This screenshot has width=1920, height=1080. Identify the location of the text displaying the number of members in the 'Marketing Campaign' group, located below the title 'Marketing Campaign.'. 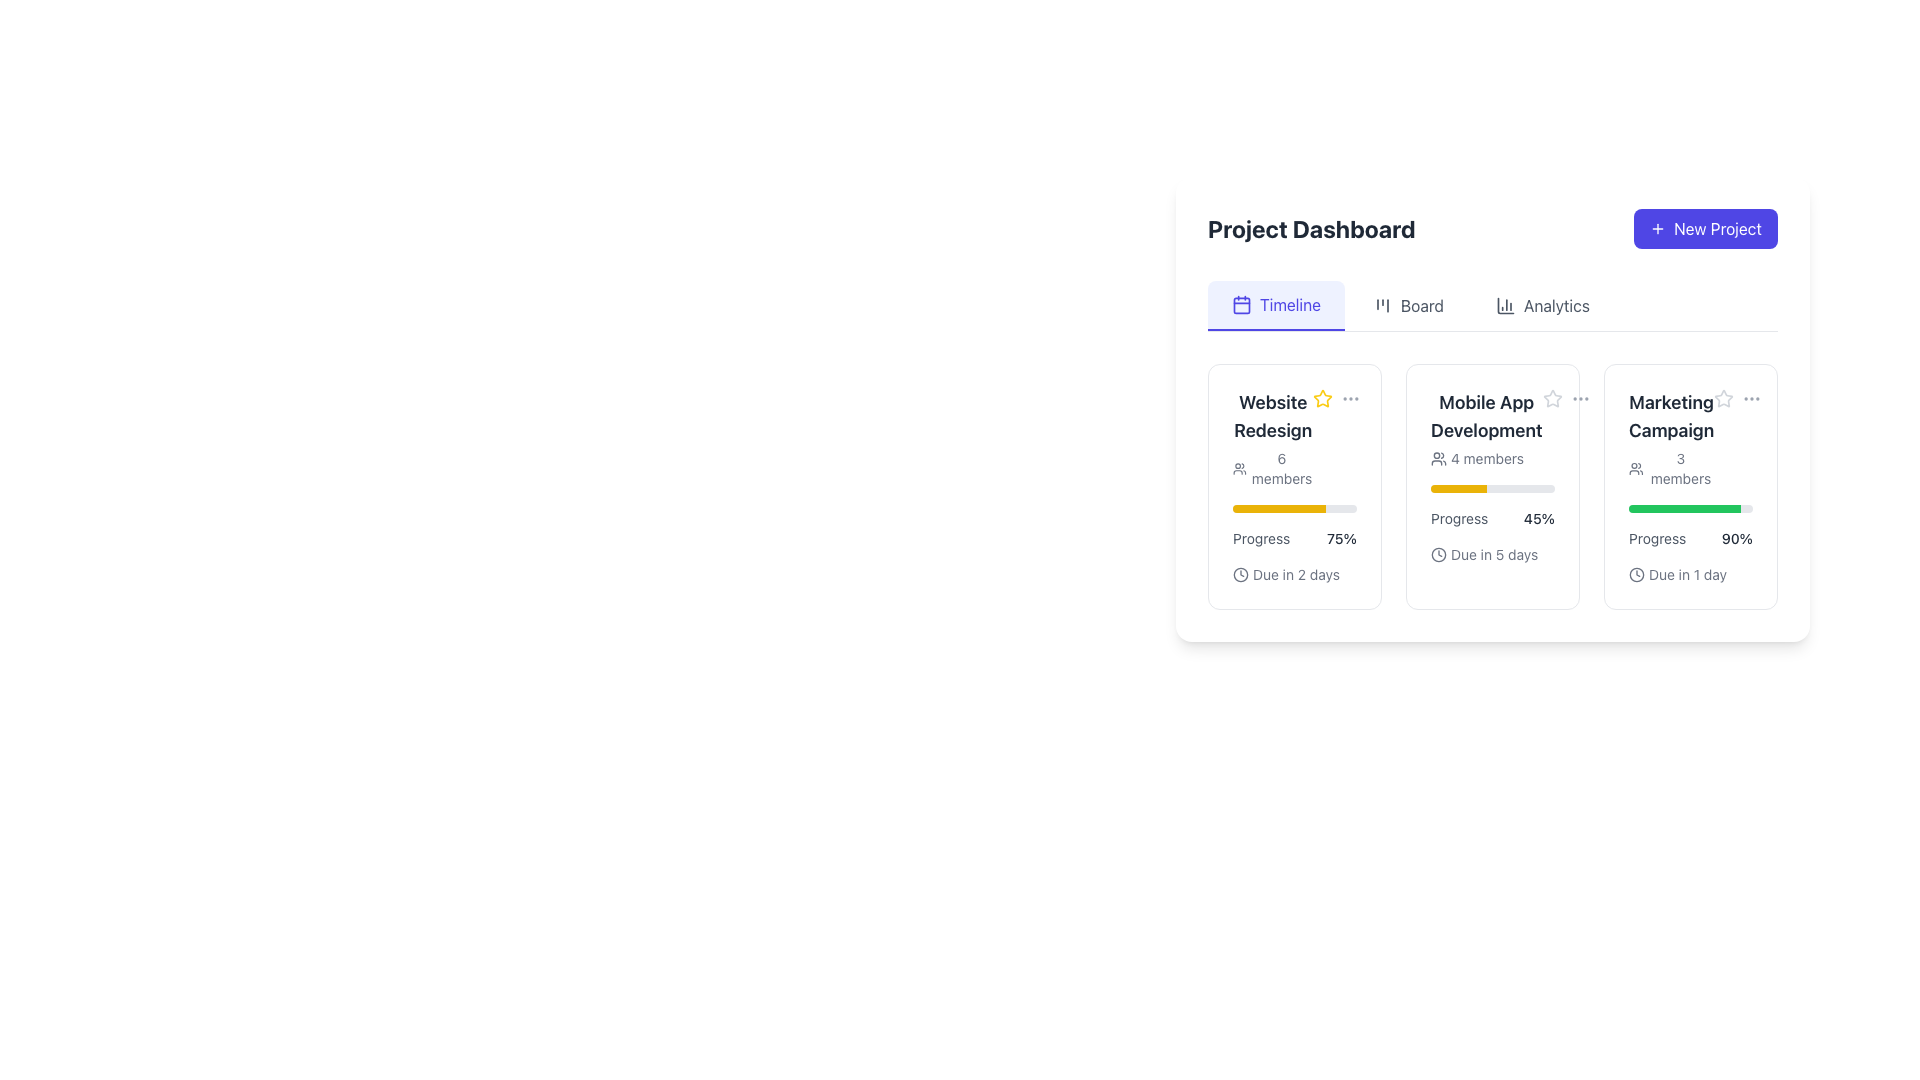
(1671, 469).